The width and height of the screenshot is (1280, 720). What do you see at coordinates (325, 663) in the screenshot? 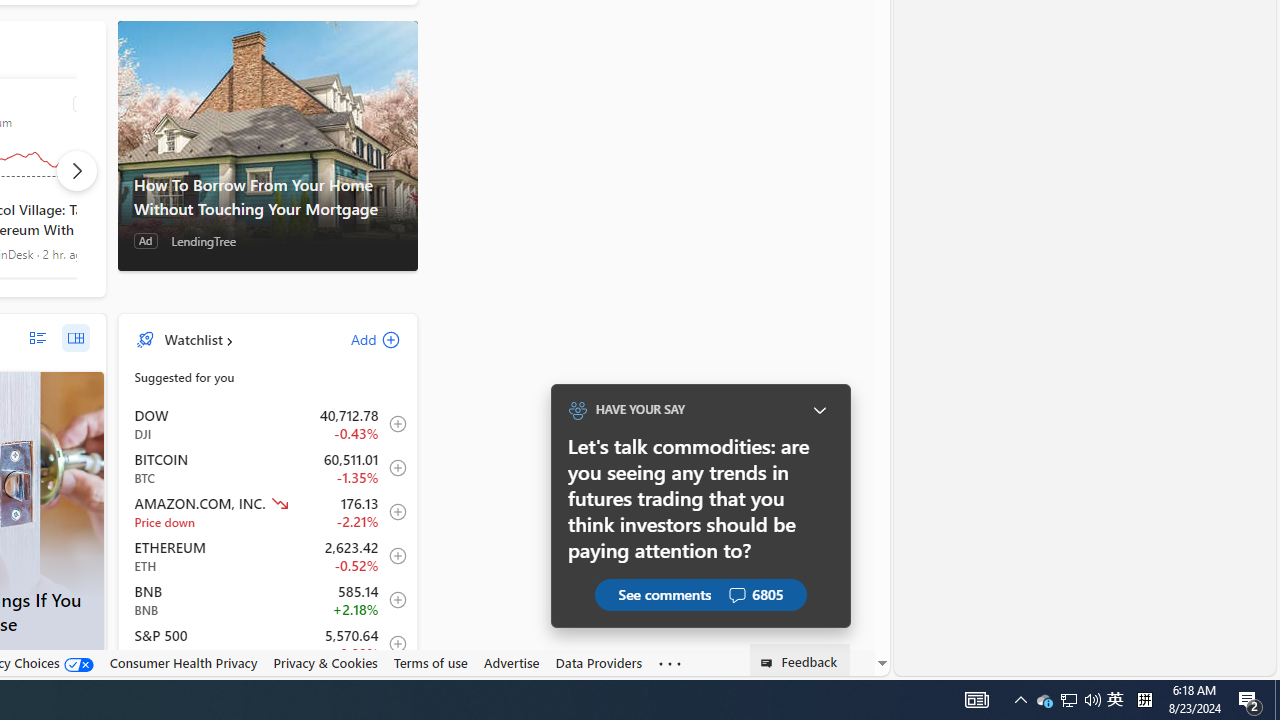
I see `'Privacy & Cookies'` at bounding box center [325, 663].